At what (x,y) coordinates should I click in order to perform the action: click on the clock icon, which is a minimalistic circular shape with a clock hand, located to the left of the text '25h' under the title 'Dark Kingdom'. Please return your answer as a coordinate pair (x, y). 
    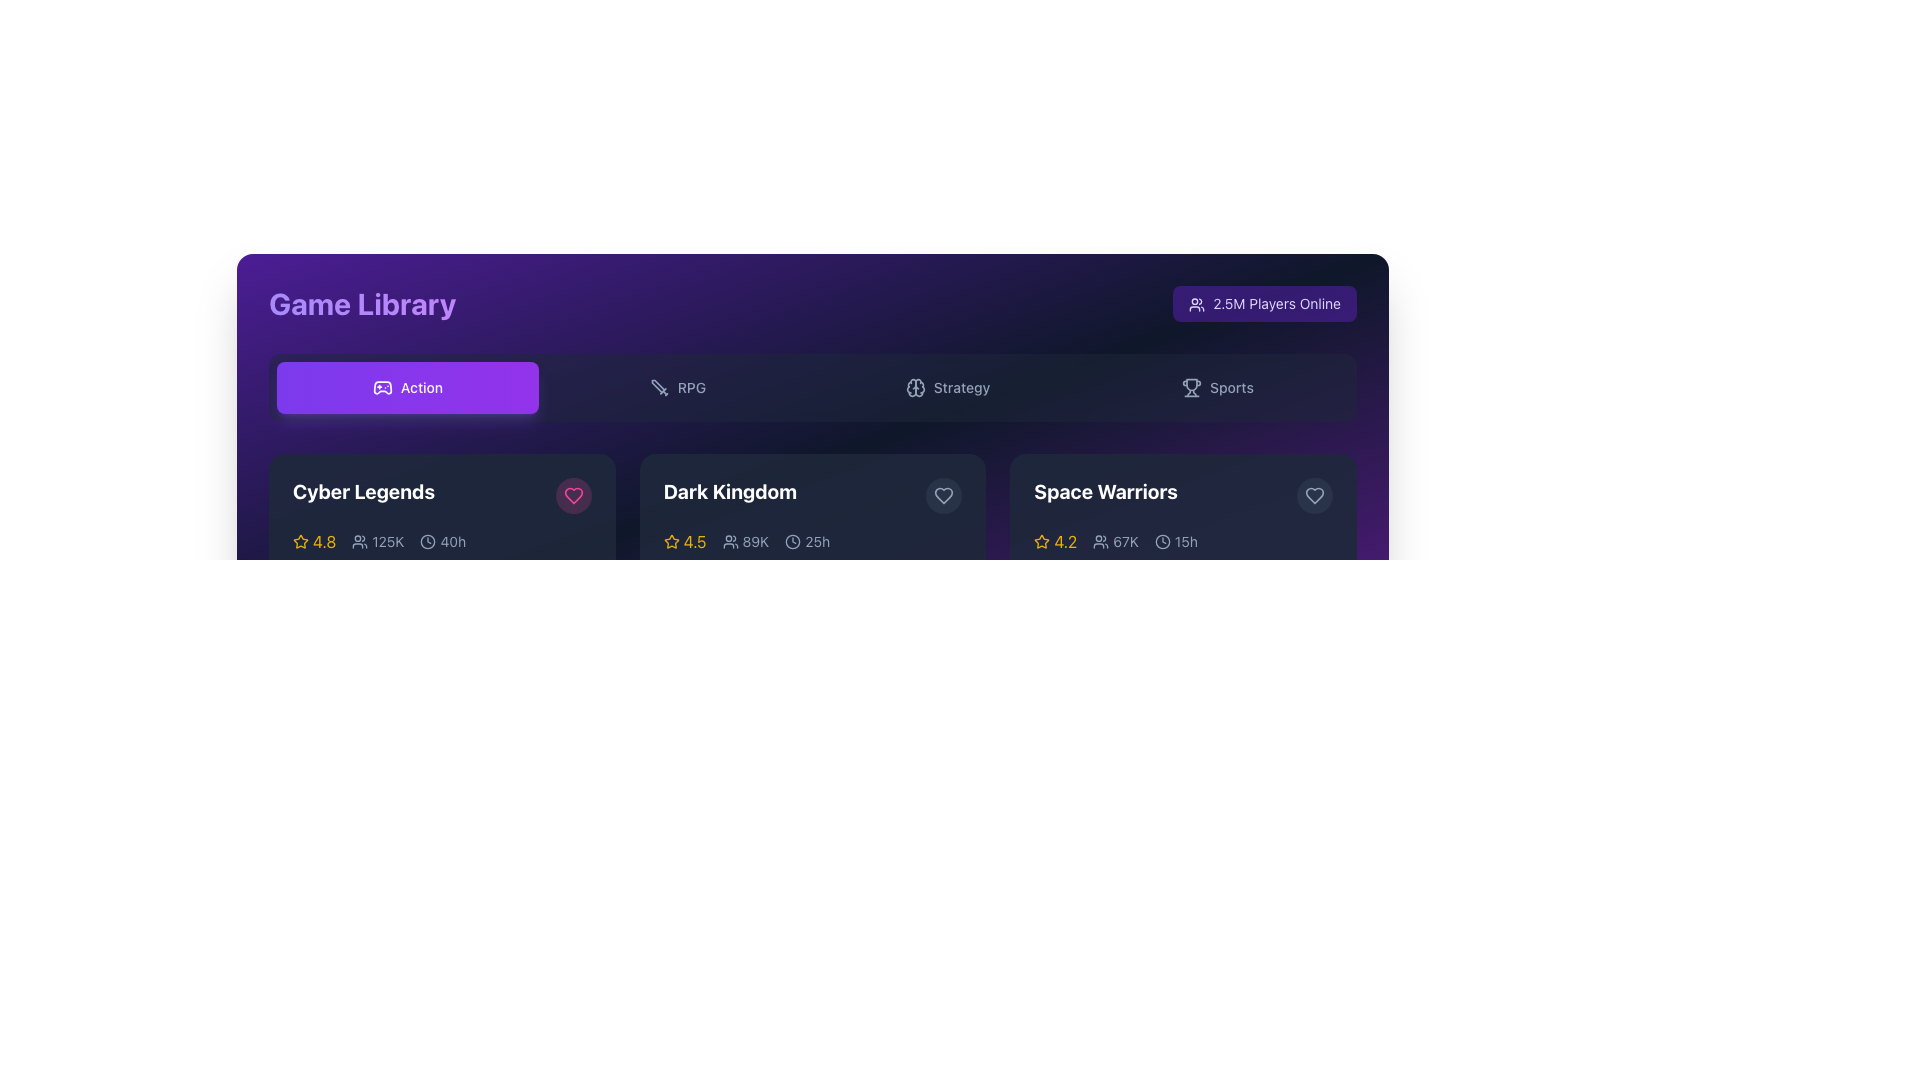
    Looking at the image, I should click on (792, 542).